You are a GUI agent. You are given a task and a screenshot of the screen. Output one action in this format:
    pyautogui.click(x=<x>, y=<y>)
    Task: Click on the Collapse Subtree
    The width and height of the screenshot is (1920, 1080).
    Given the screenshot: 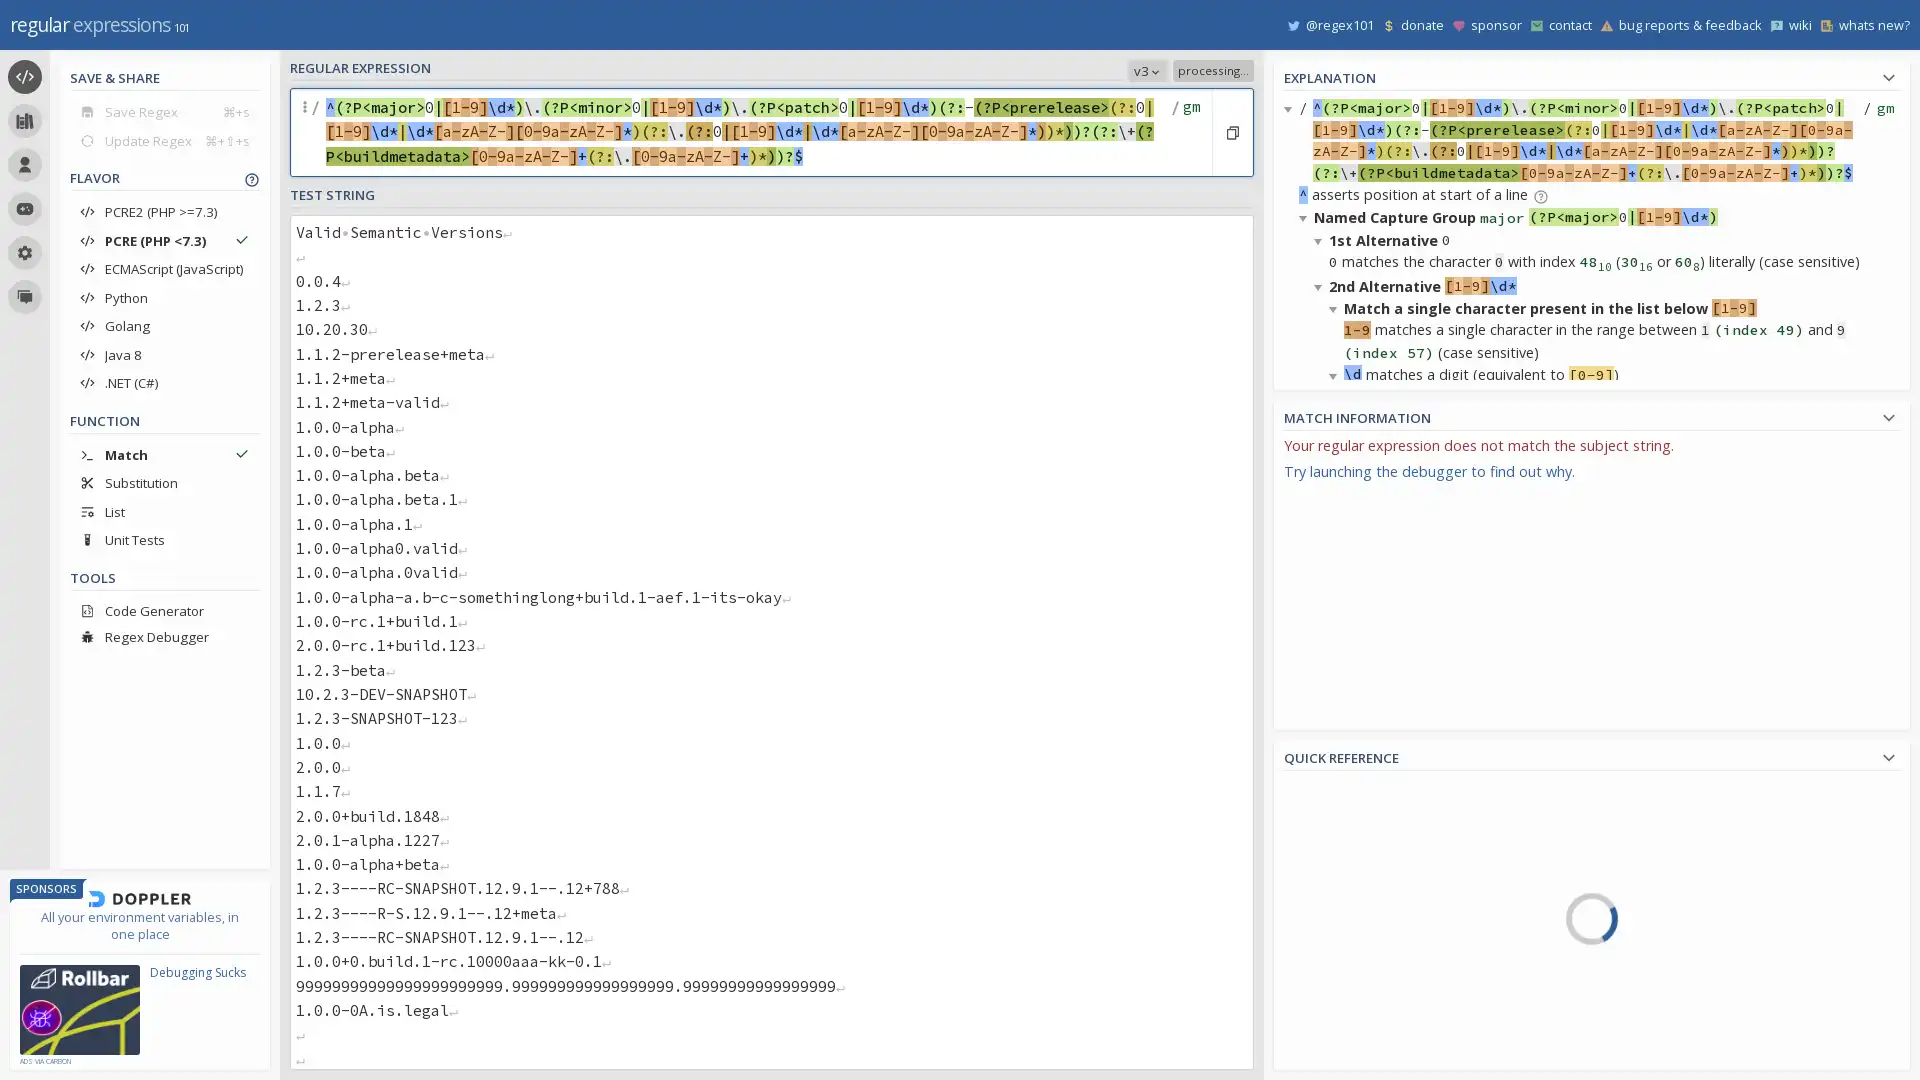 What is the action you would take?
    pyautogui.click(x=1321, y=739)
    